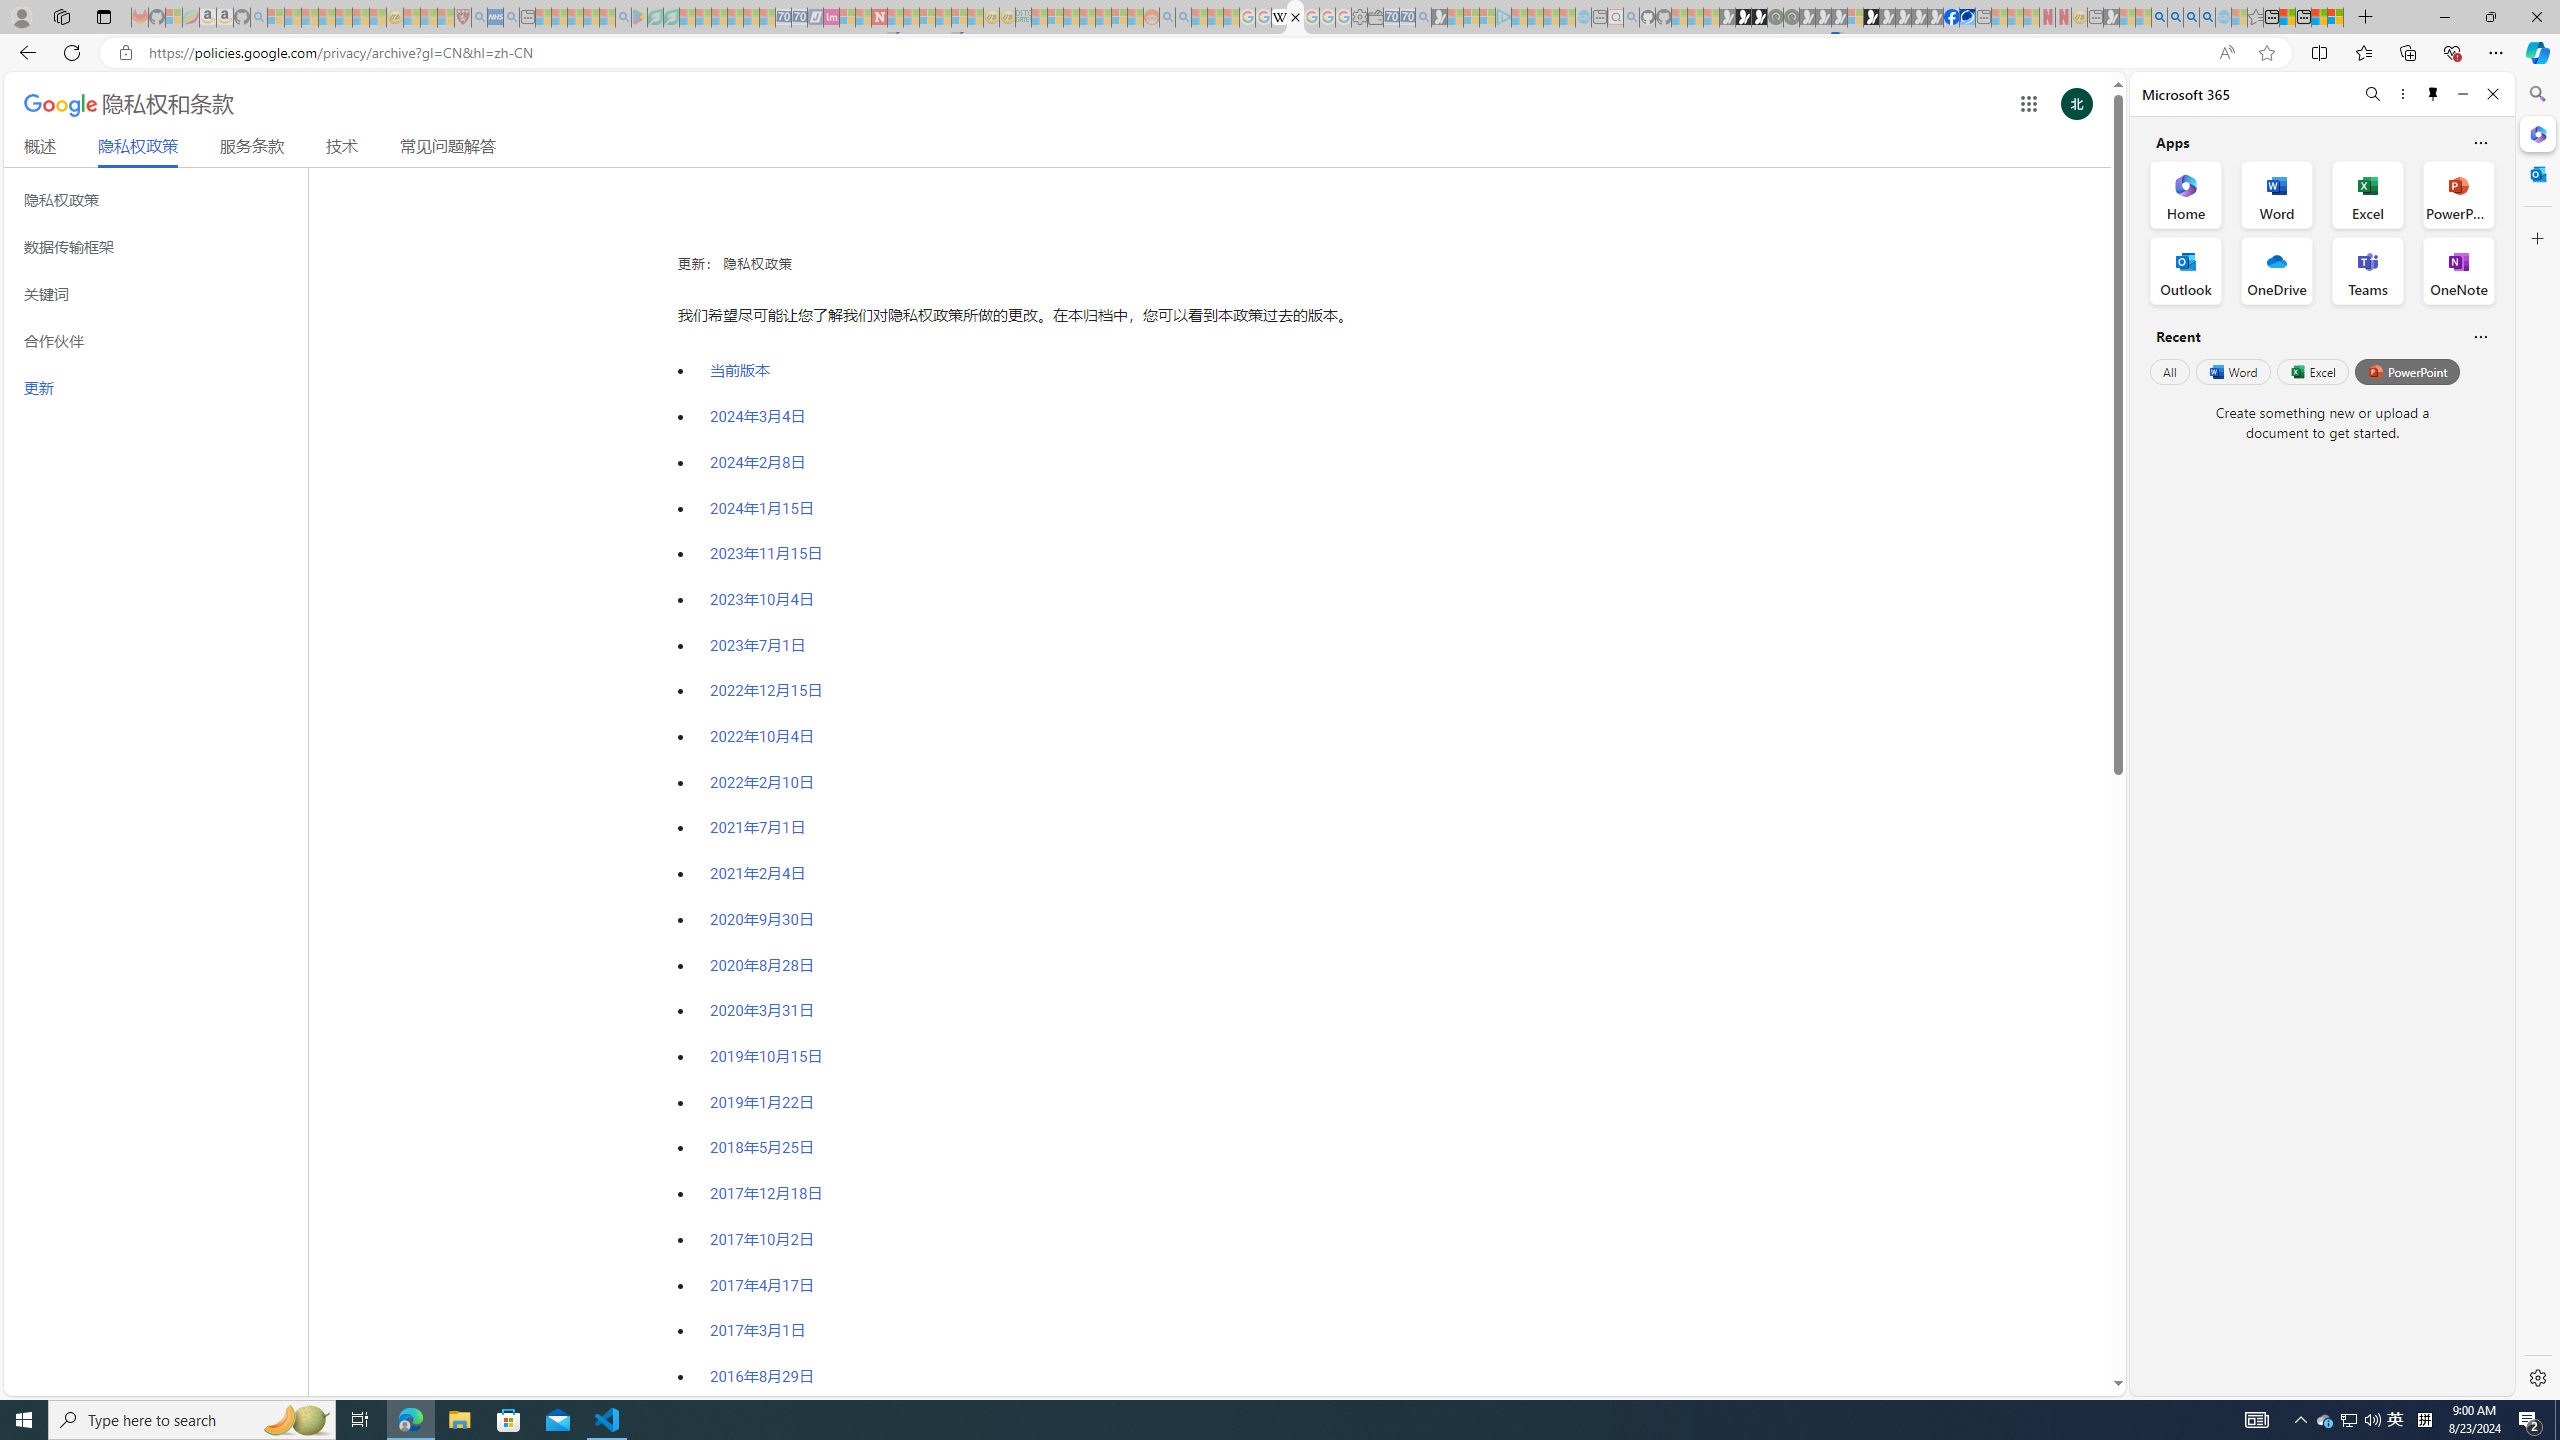 This screenshot has height=1440, width=2560. Describe the element at coordinates (2368, 271) in the screenshot. I see `'Teams Office App'` at that location.